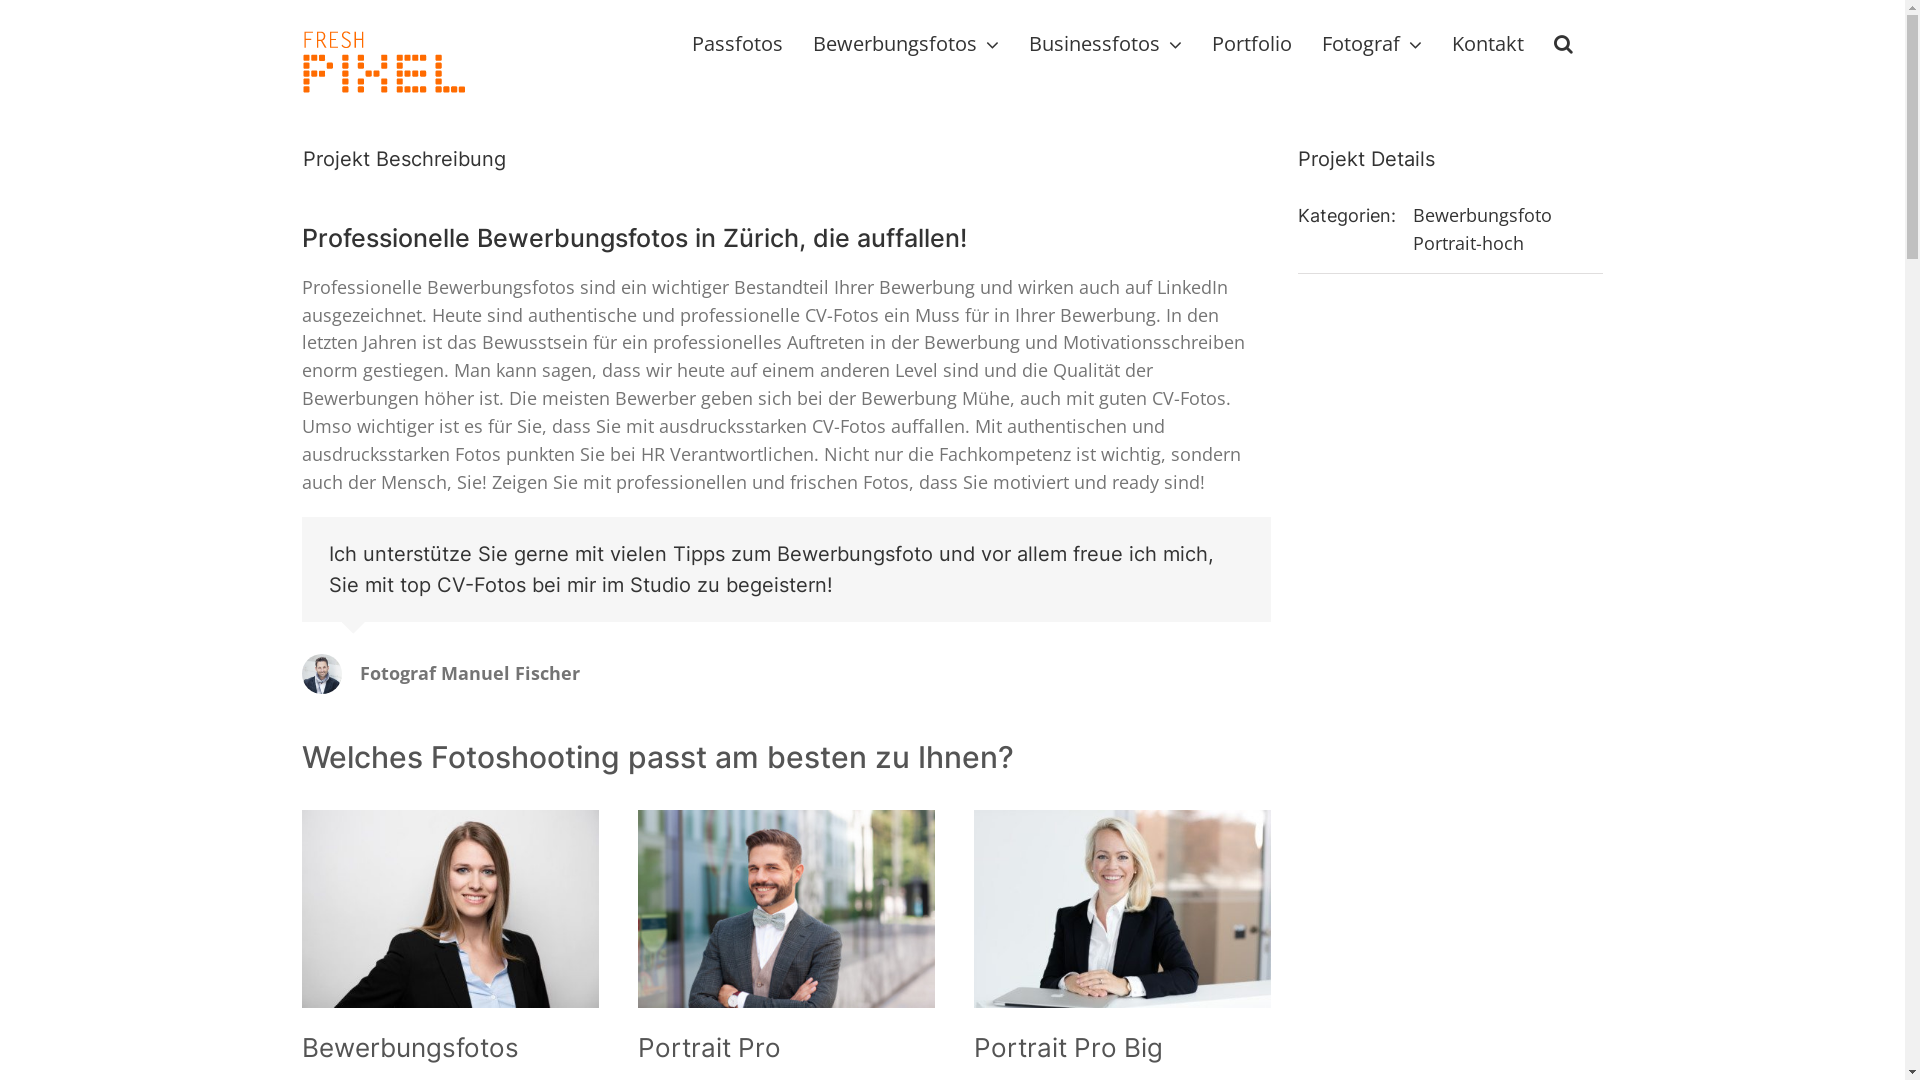  What do you see at coordinates (1482, 215) in the screenshot?
I see `'Bewerbungsfoto'` at bounding box center [1482, 215].